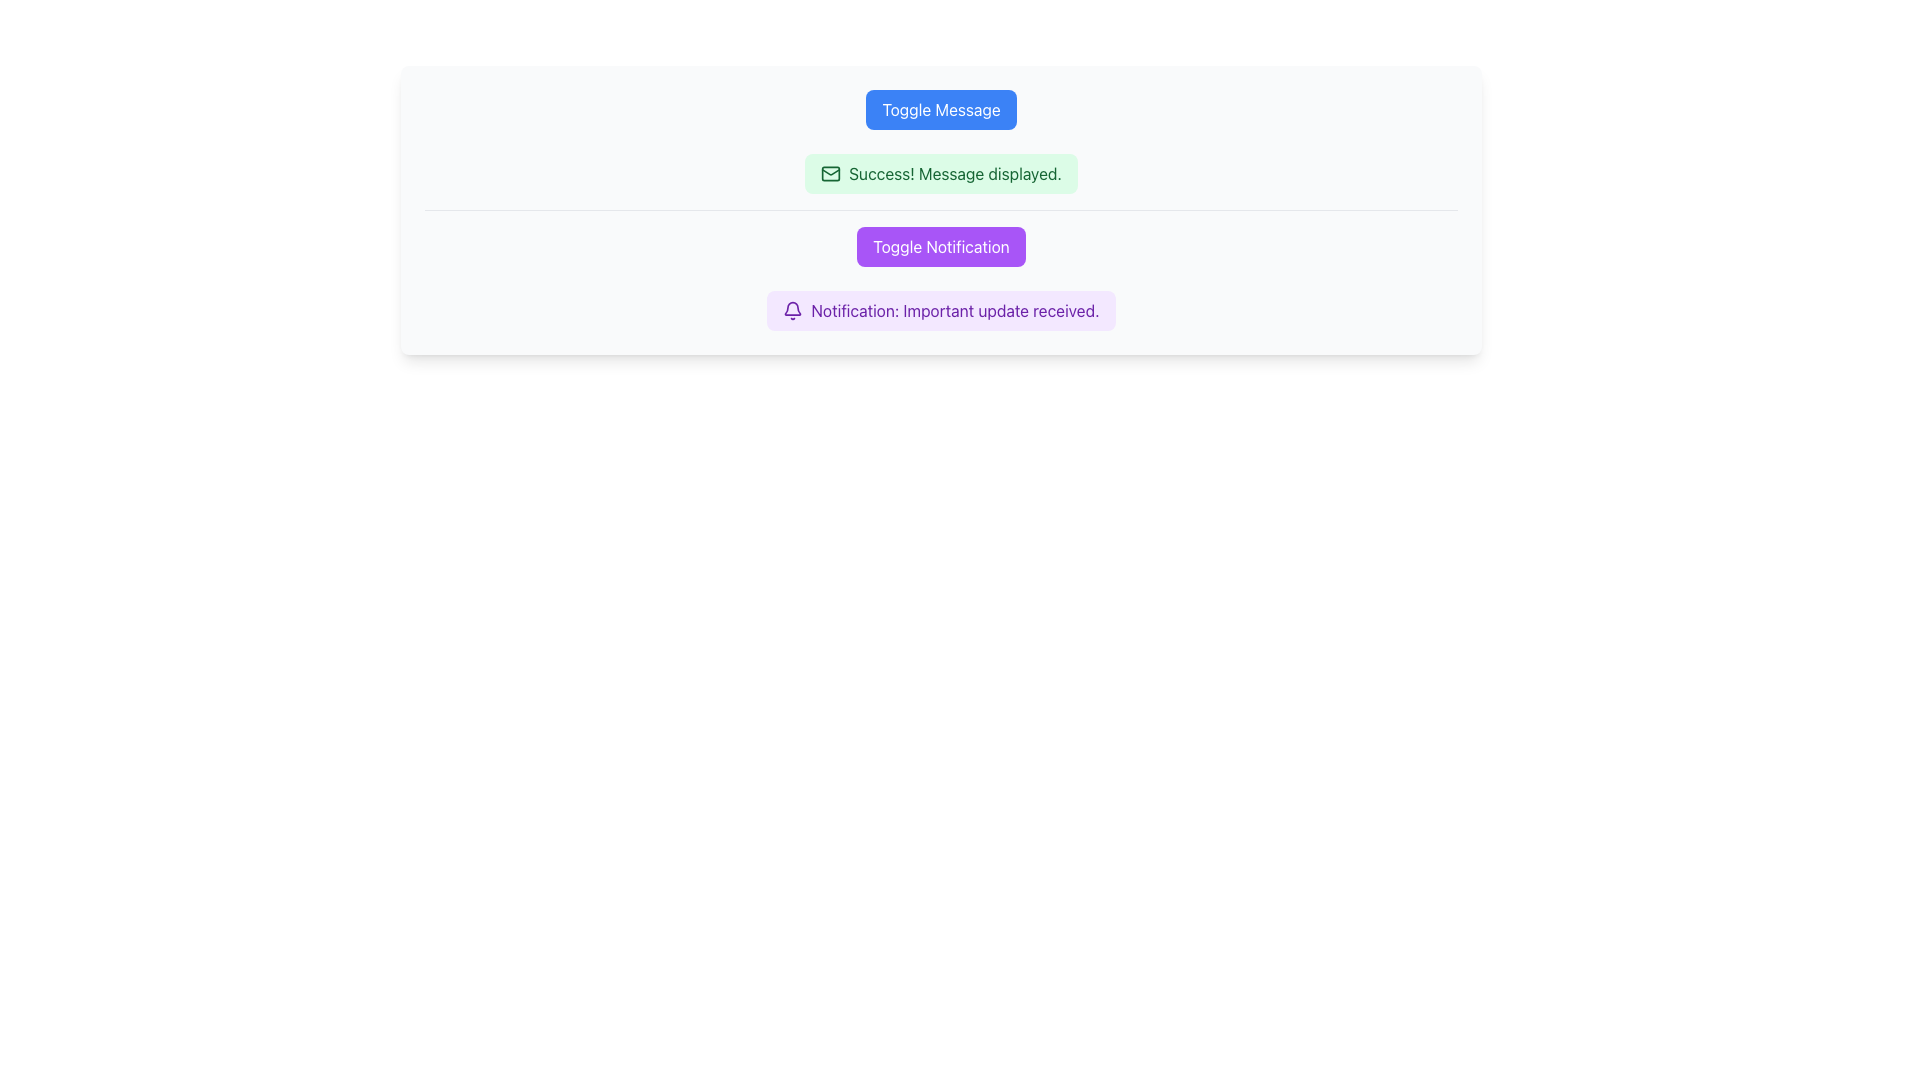 The width and height of the screenshot is (1920, 1080). What do you see at coordinates (940, 172) in the screenshot?
I see `the Notification alert box that serves as a visual feedback for a successful event, positioned below the 'Toggle Message' button and above the 'Toggle Notification' button` at bounding box center [940, 172].